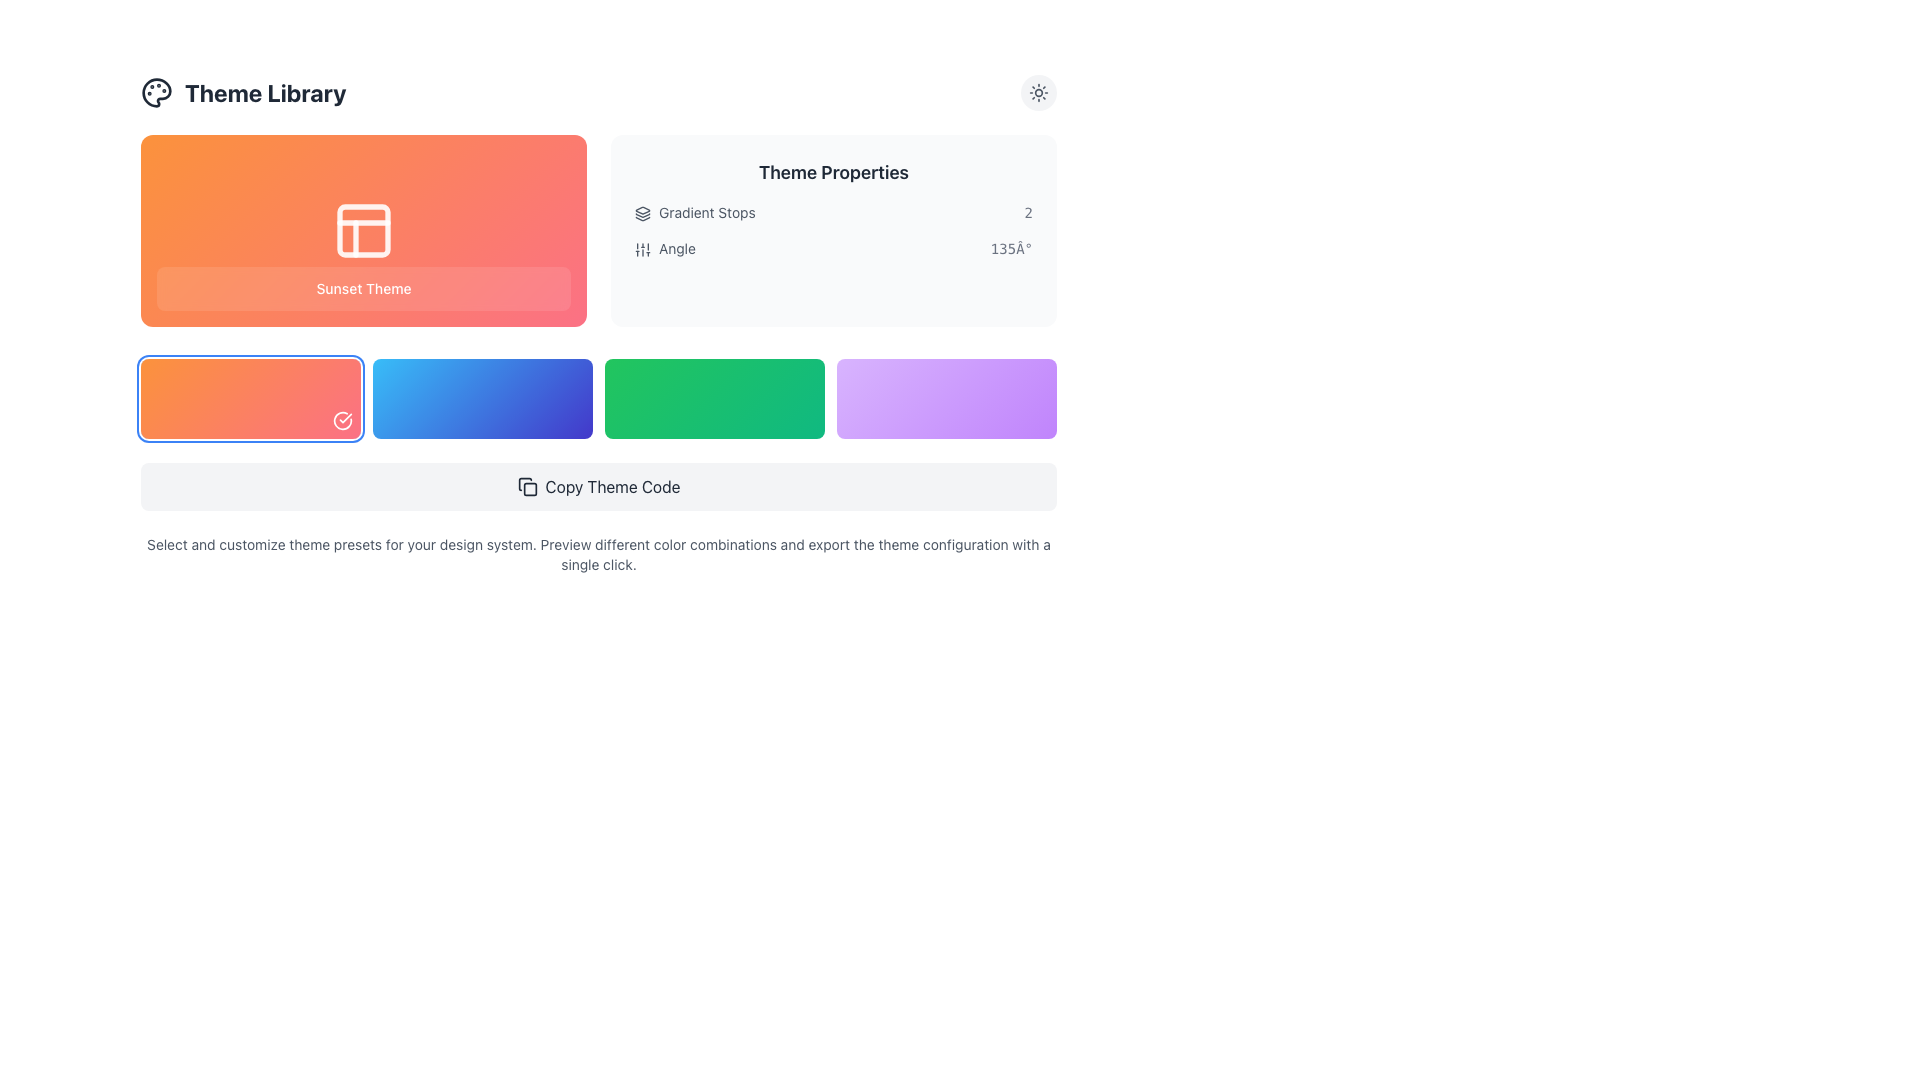 The height and width of the screenshot is (1080, 1920). I want to click on the content of the text label indicating the count or relevant value associated with gradient stops, located in the 'Theme Properties' section, positioned next to 'Gradient Stops', so click(1028, 212).